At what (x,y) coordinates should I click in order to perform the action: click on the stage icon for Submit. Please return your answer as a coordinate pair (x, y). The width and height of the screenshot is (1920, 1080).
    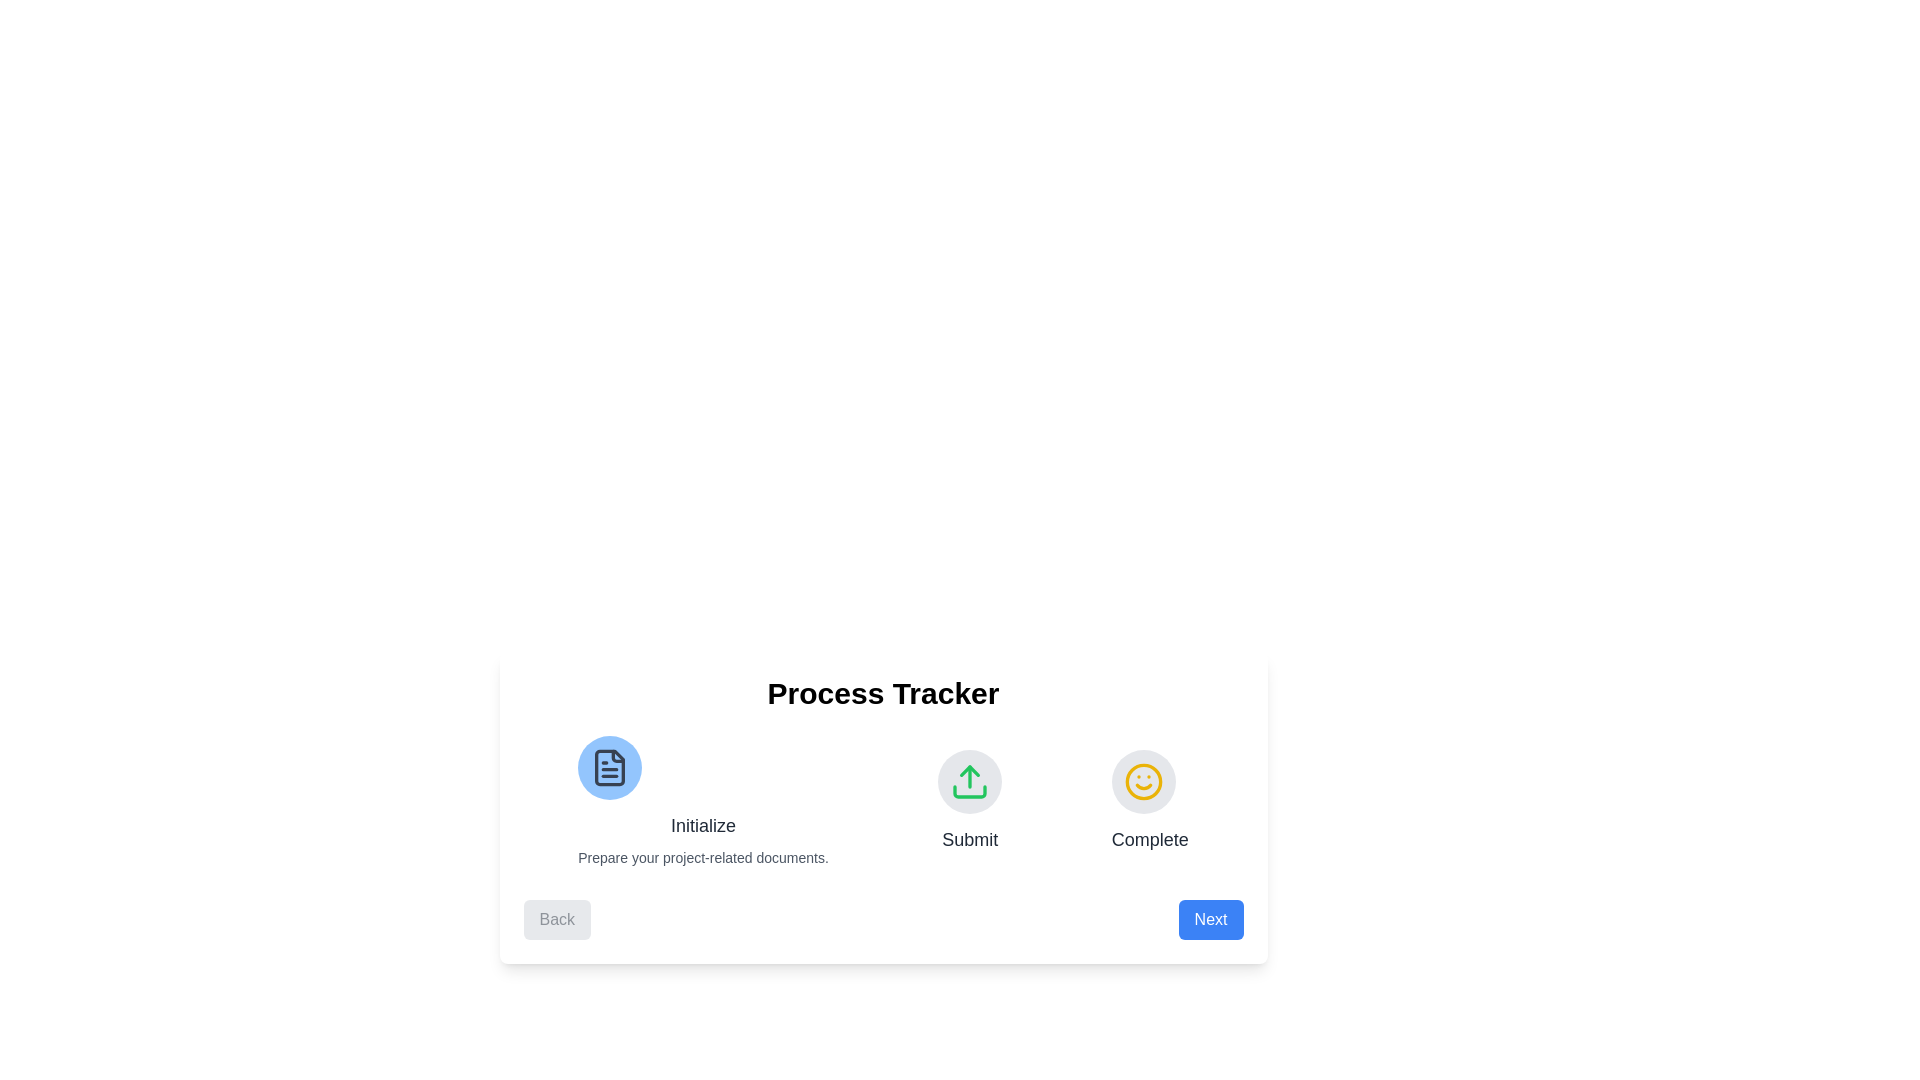
    Looking at the image, I should click on (969, 781).